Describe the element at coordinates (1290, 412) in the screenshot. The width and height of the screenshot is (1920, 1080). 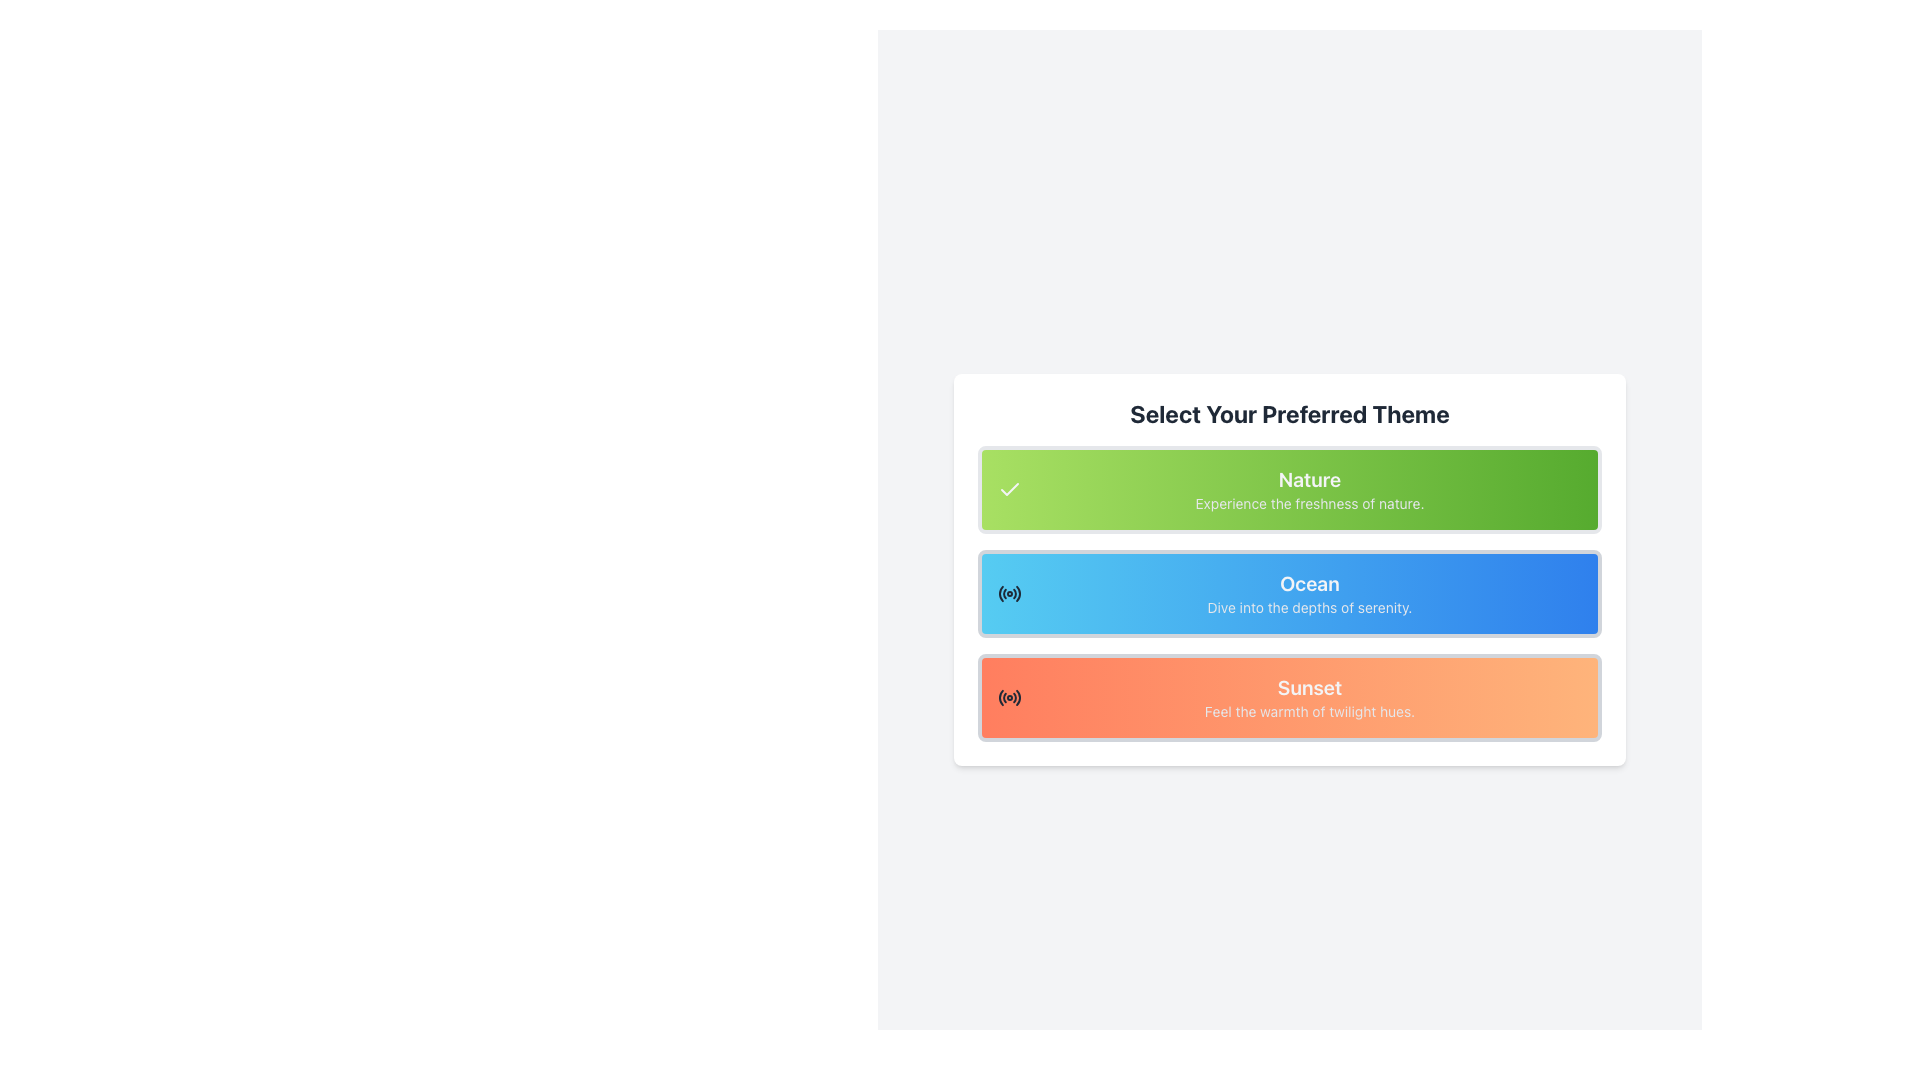
I see `Text Header that serves as a title for the theme selection area, positioned above the Nature, Ocean, and Sunset options` at that location.